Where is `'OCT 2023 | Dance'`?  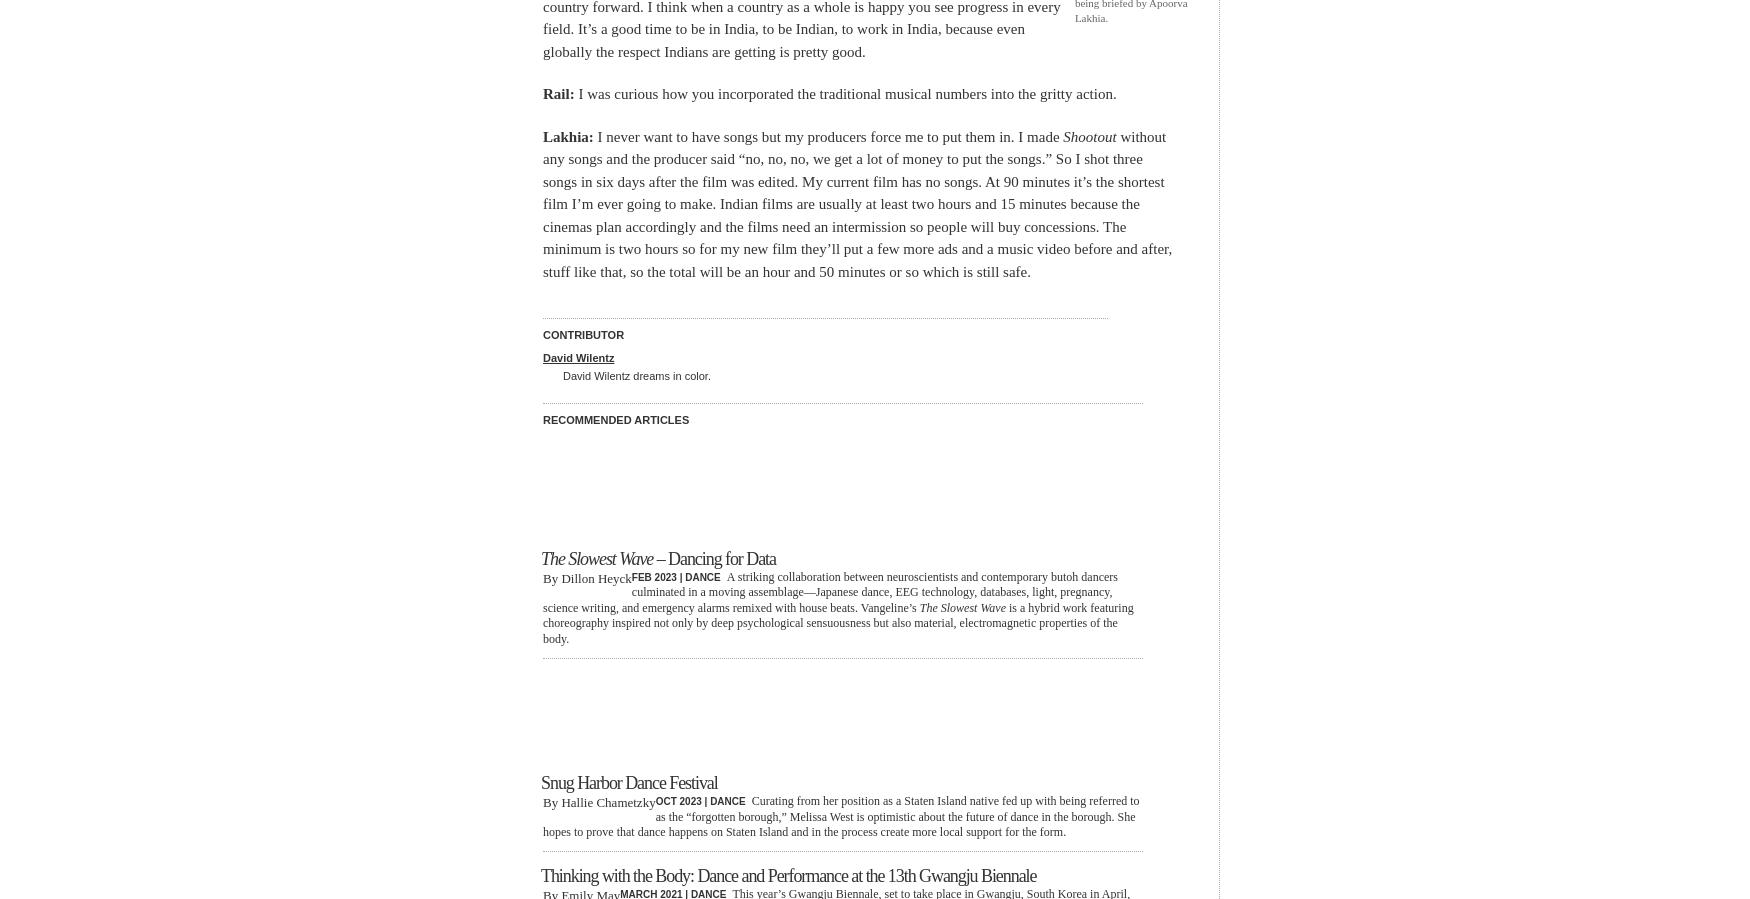 'OCT 2023 | Dance' is located at coordinates (700, 801).